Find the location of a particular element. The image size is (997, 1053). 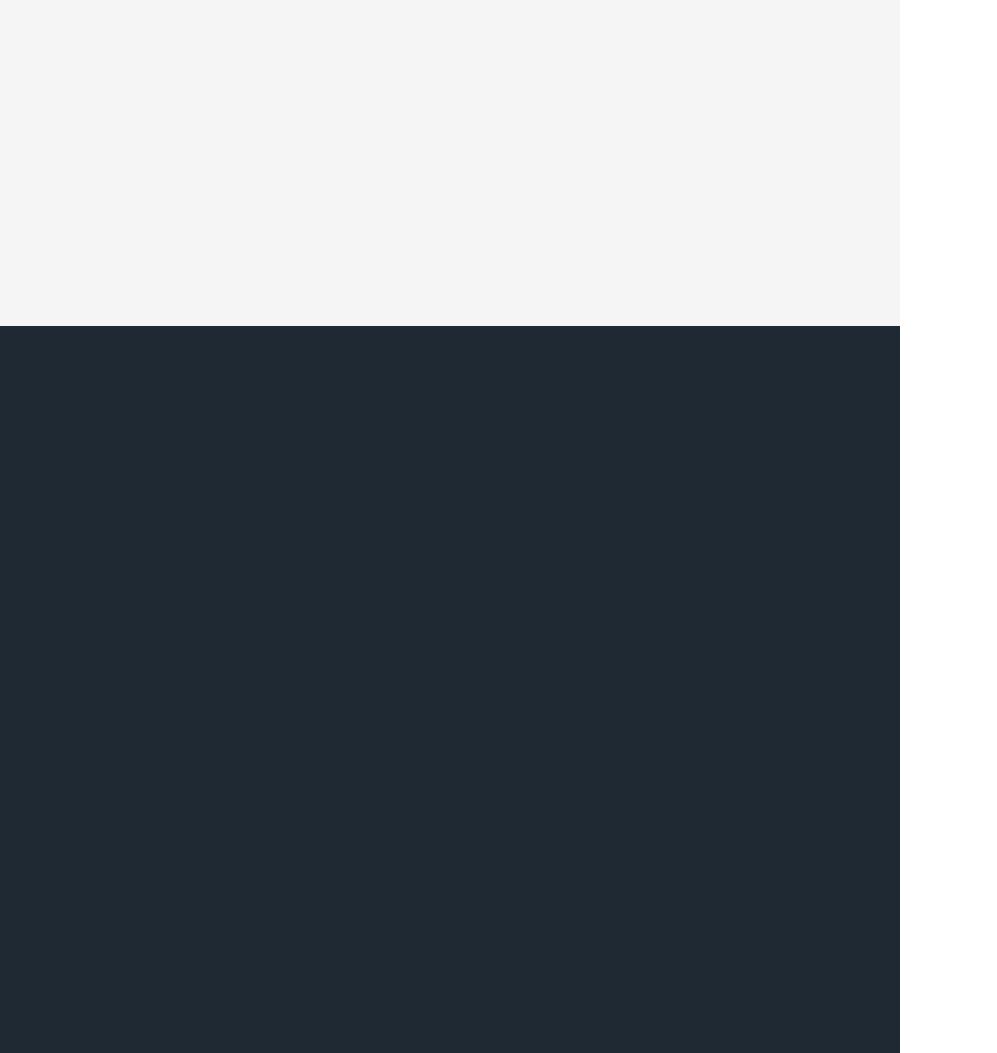

'Best CPU Coolers' is located at coordinates (431, 592).